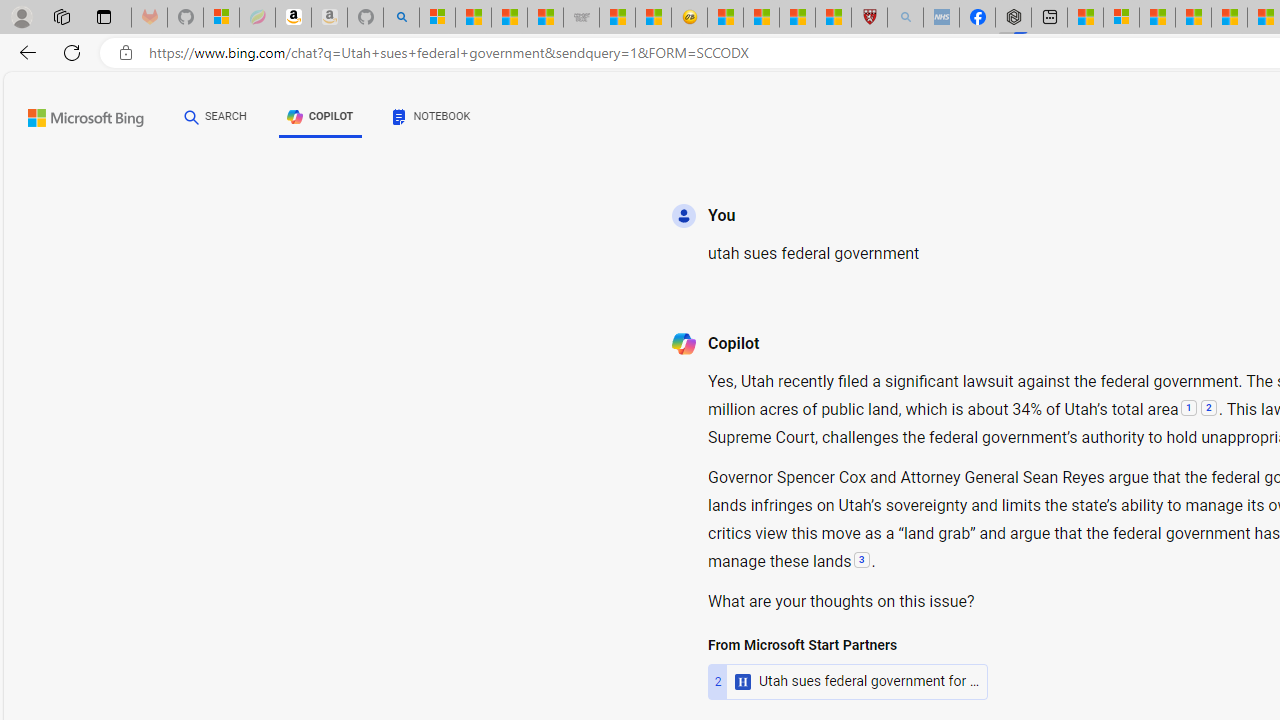  What do you see at coordinates (73, 114) in the screenshot?
I see `'Back to Bing search'` at bounding box center [73, 114].